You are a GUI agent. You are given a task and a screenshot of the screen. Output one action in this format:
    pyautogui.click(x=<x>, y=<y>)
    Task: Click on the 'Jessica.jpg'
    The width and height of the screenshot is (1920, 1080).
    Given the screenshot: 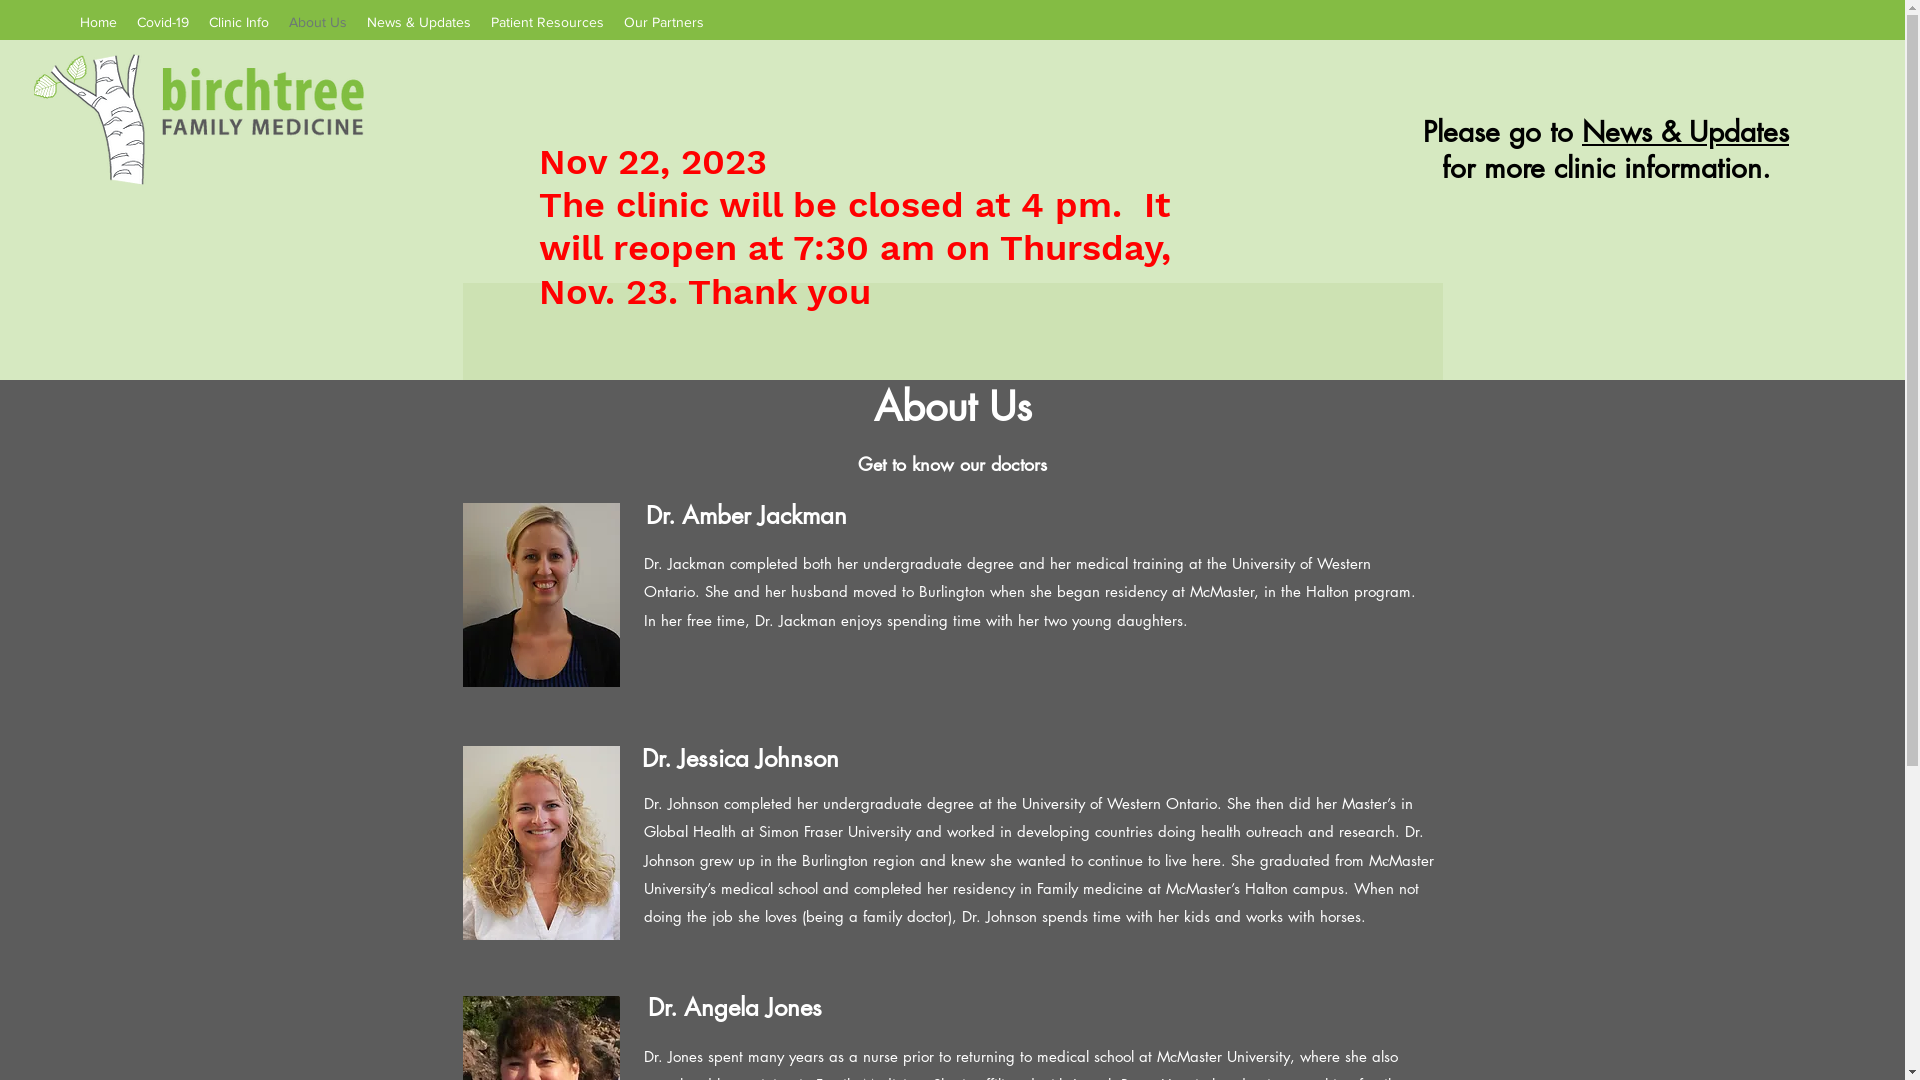 What is the action you would take?
    pyautogui.click(x=540, y=843)
    